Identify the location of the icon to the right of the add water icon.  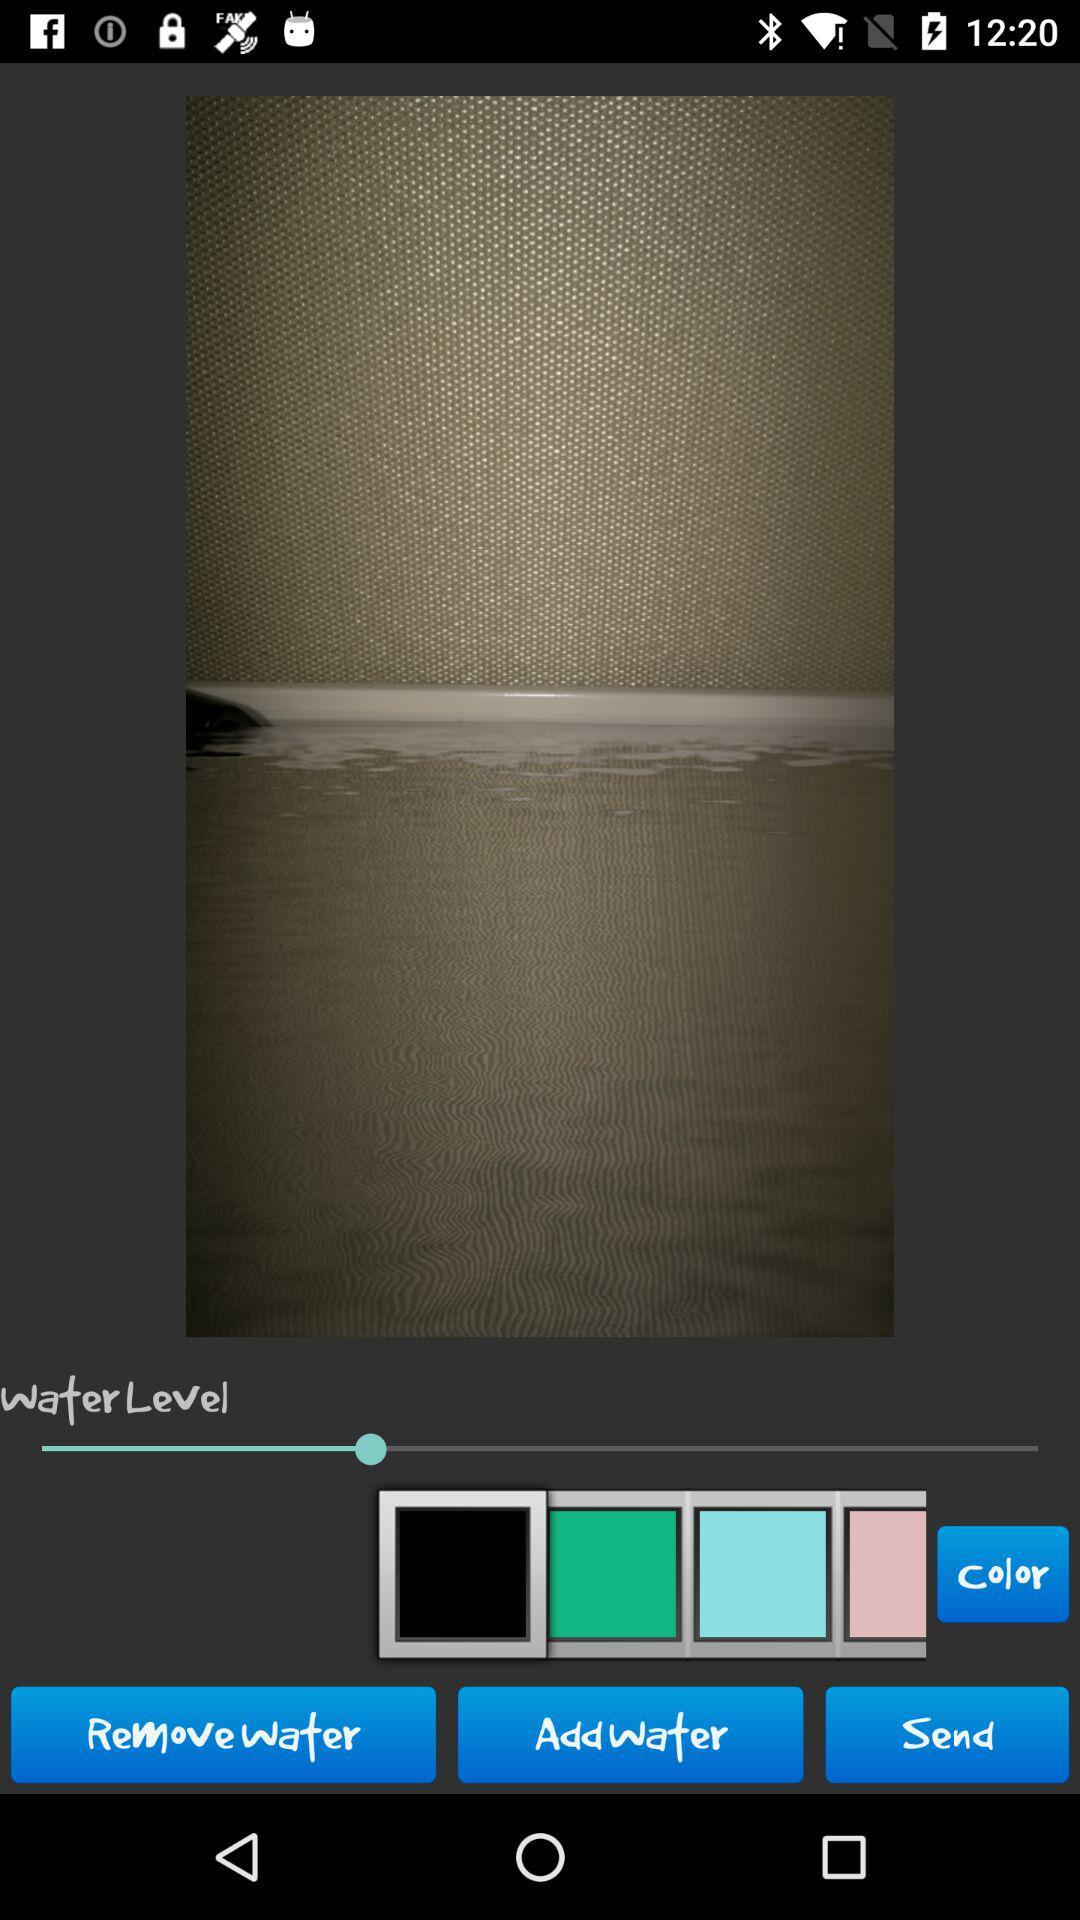
(946, 1733).